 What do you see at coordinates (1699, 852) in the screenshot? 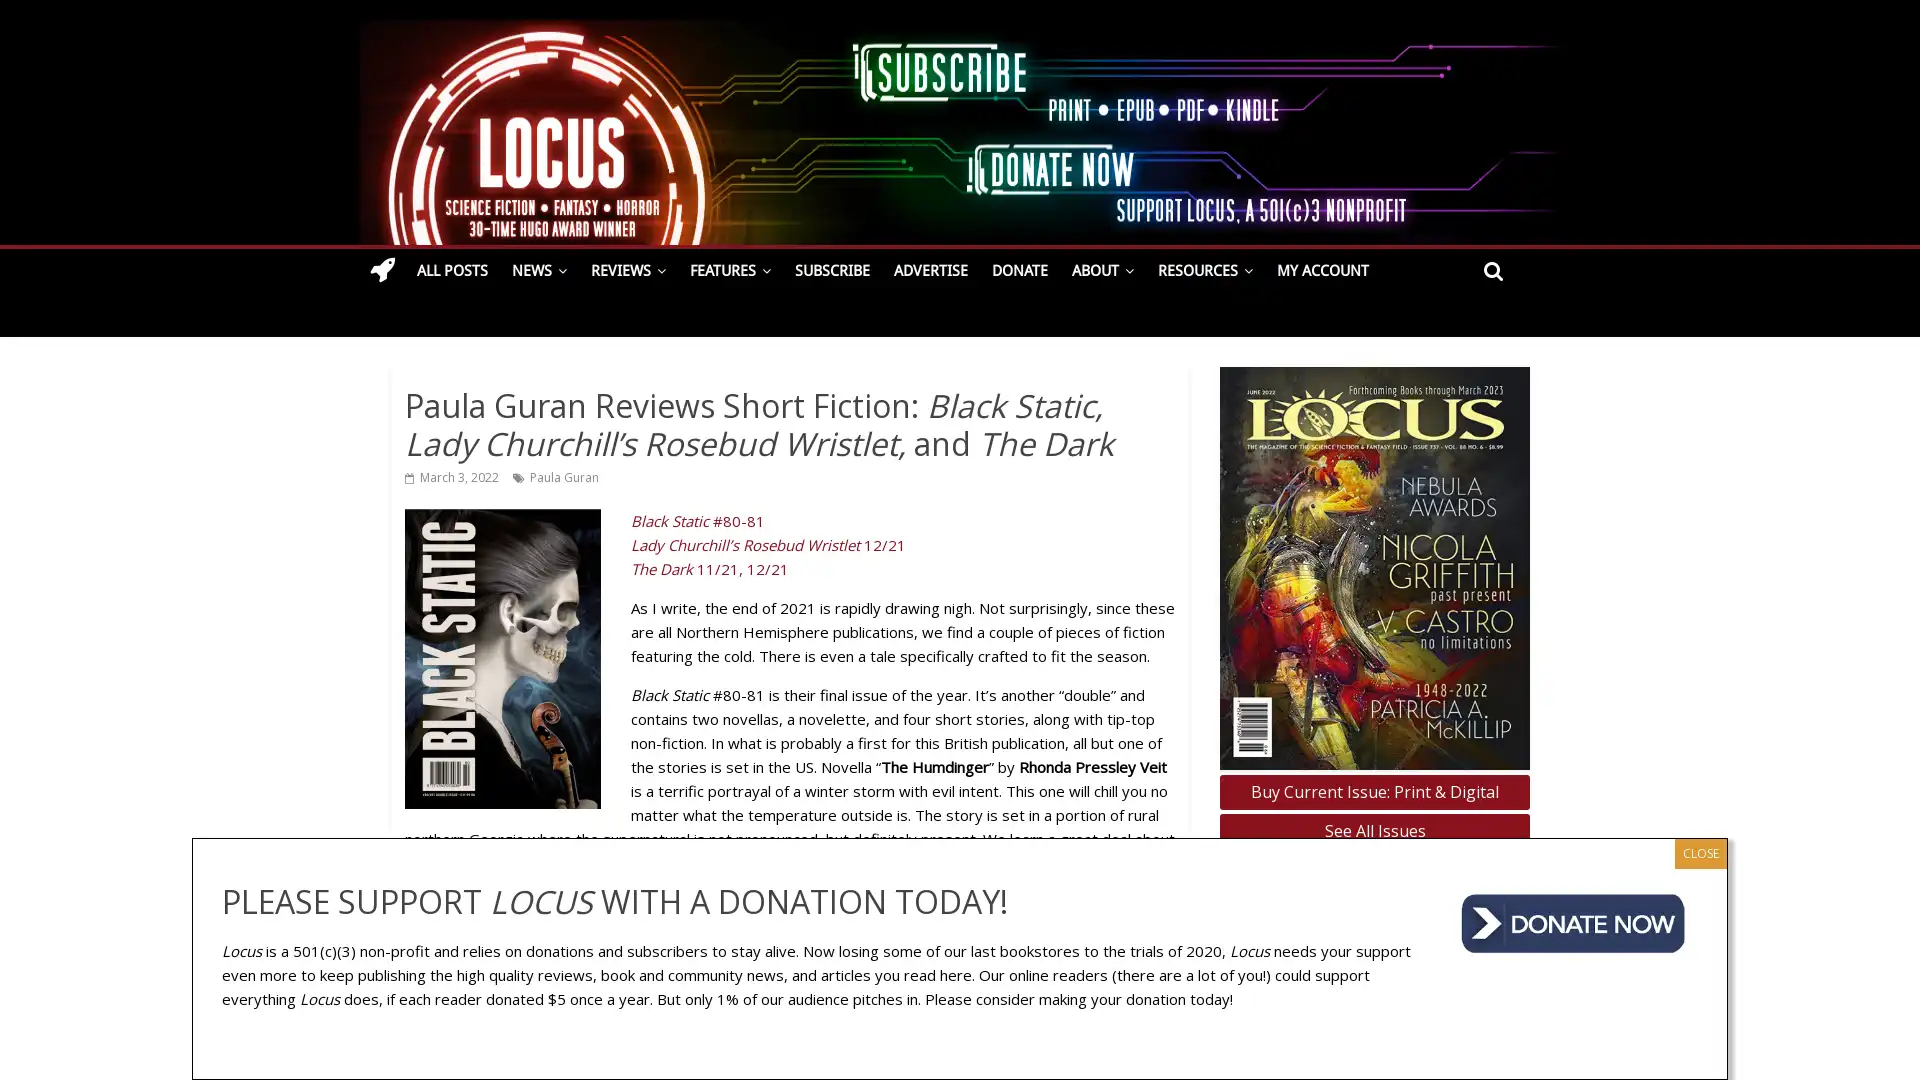
I see `Close` at bounding box center [1699, 852].